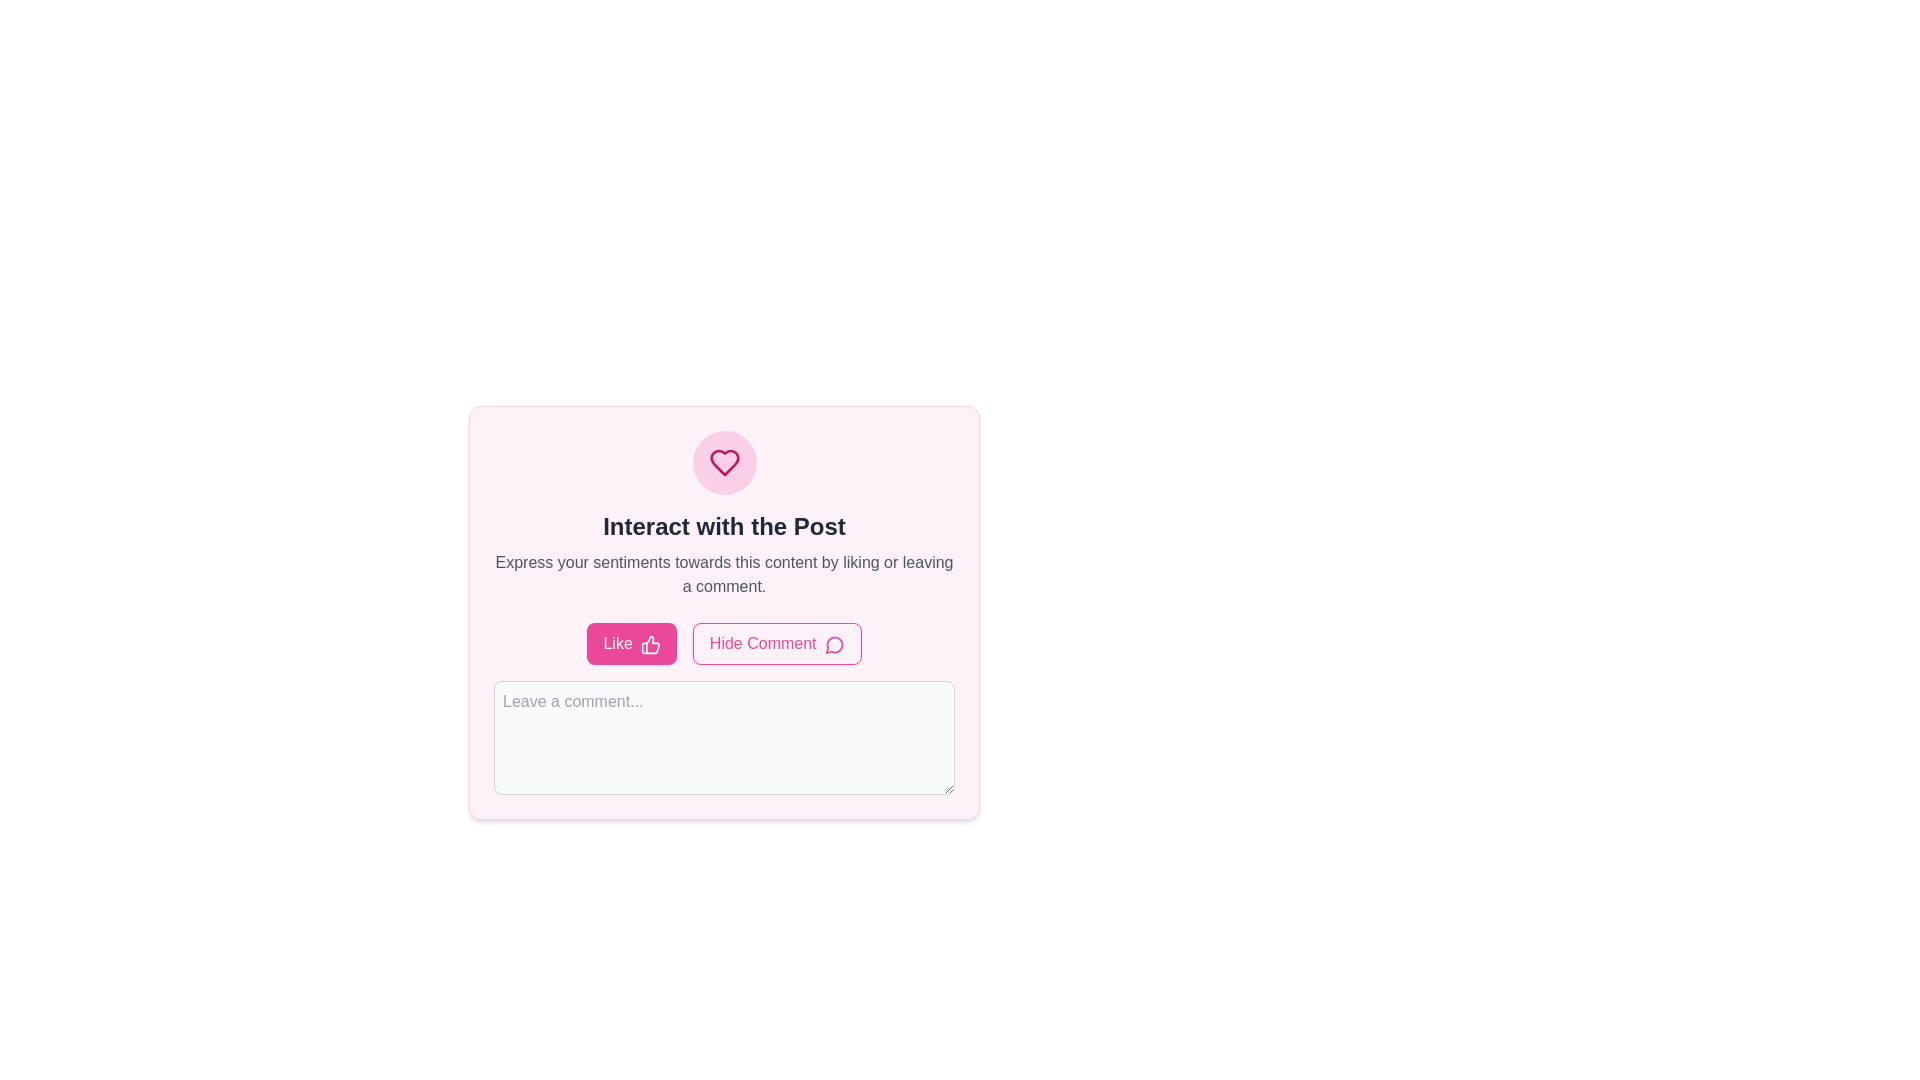 The image size is (1920, 1080). Describe the element at coordinates (650, 644) in the screenshot. I see `the 'Like' button icon located to the right of the text within the button at the bottom center of the interface` at that location.